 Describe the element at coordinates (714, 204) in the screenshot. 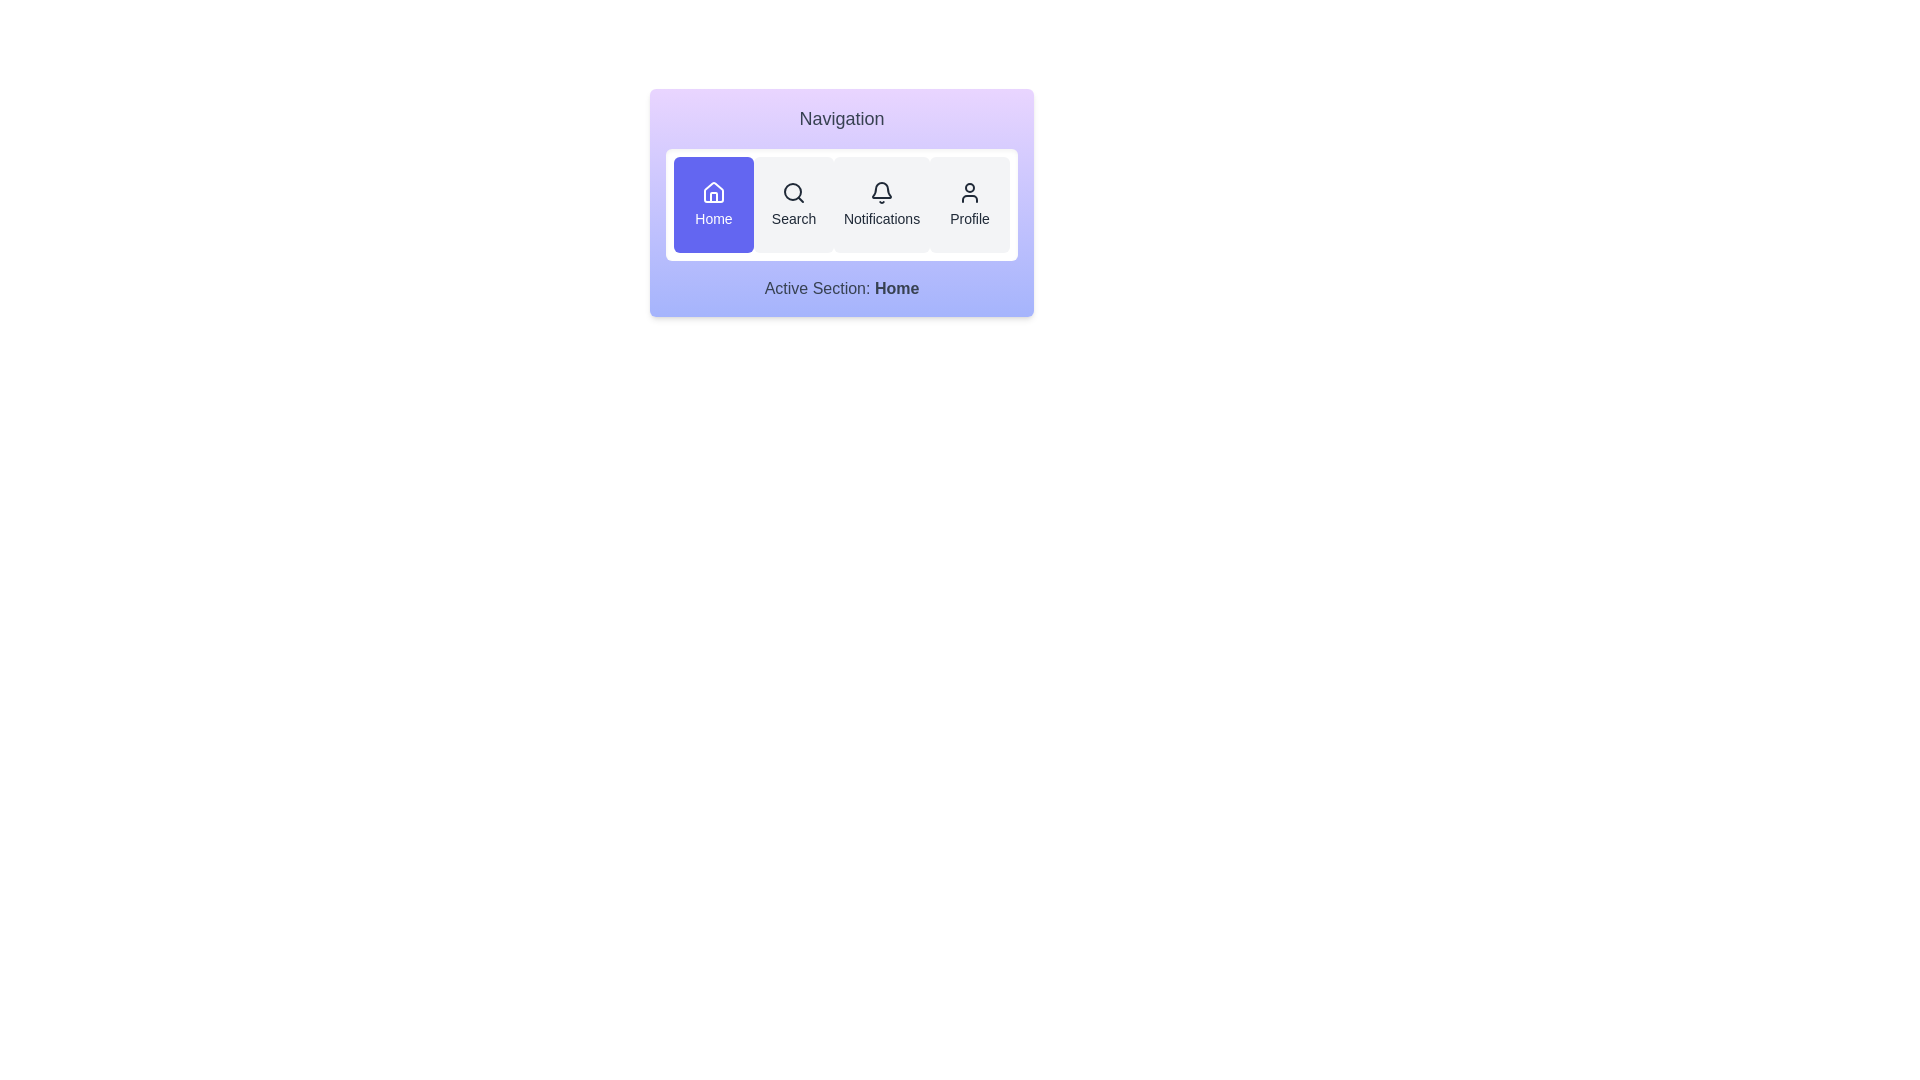

I see `the Home button to activate the corresponding section` at that location.